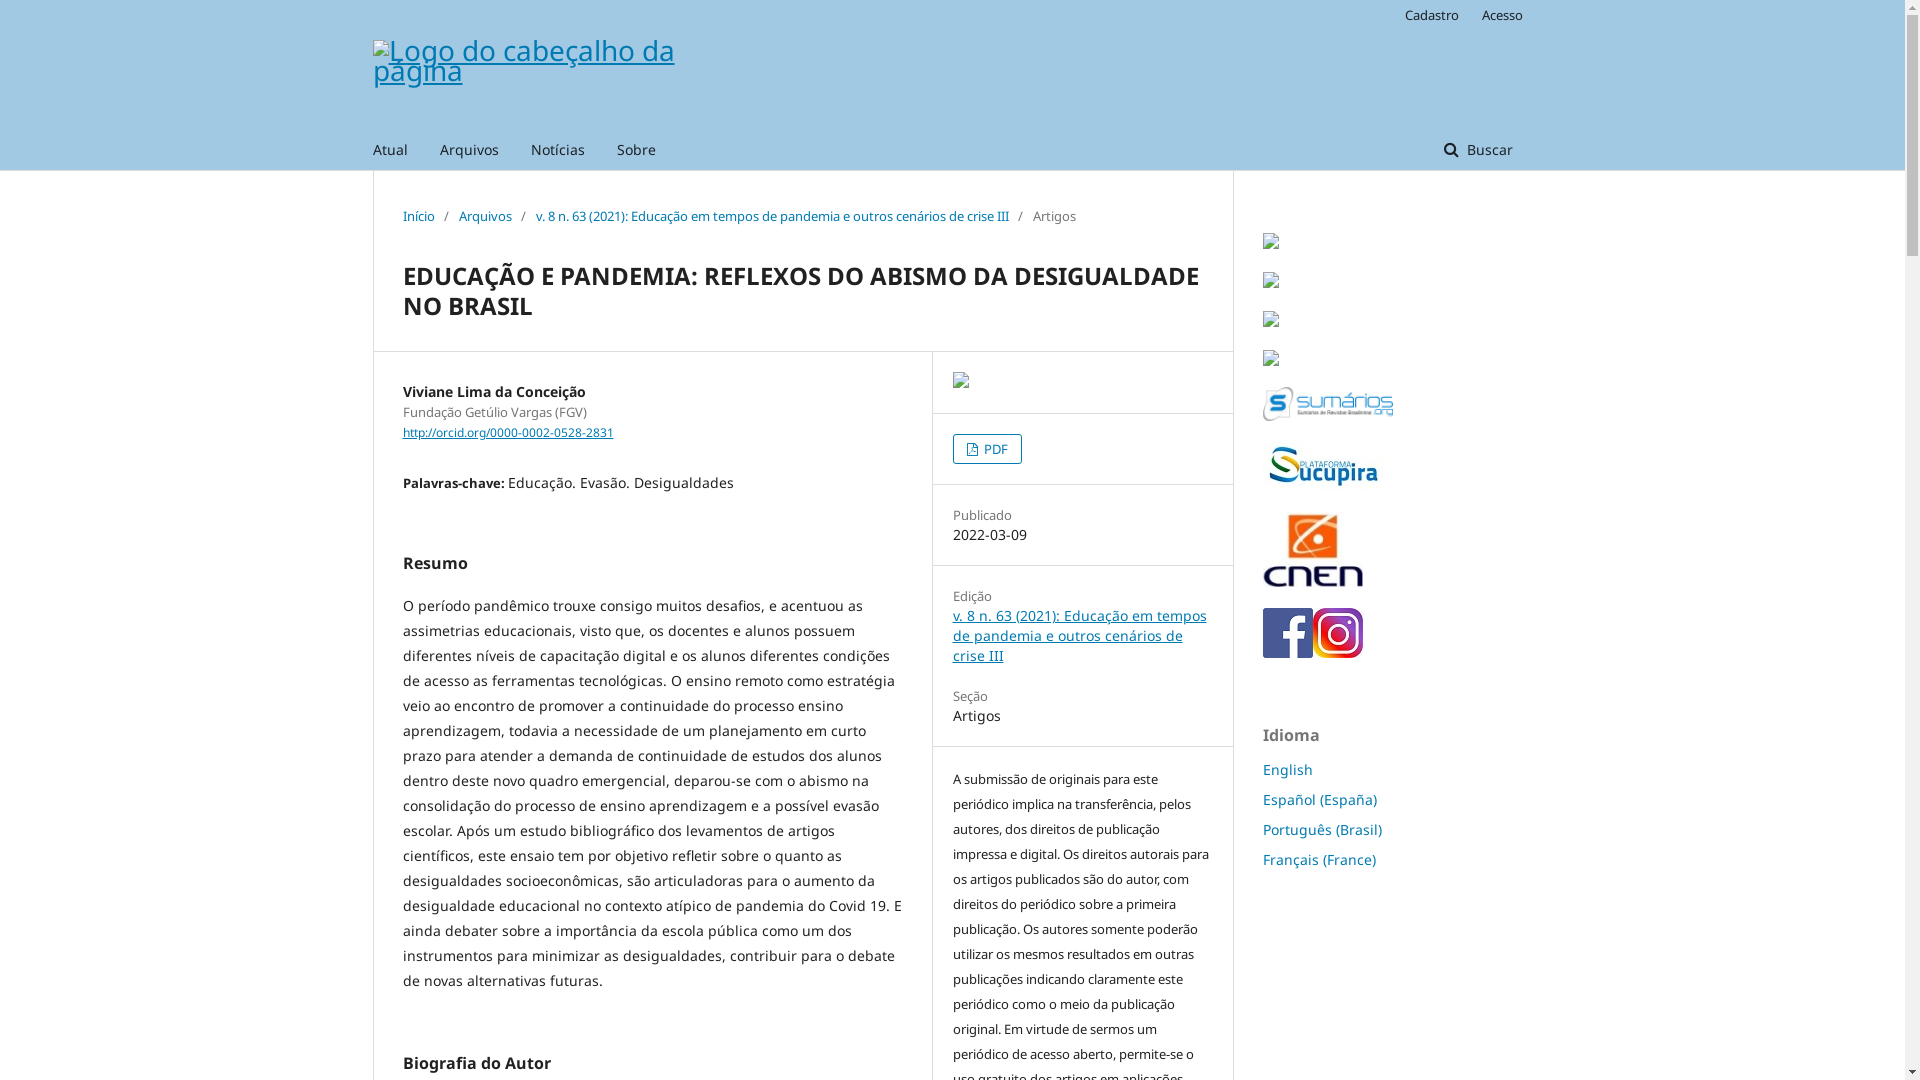  Describe the element at coordinates (1423, 149) in the screenshot. I see `'Buscar'` at that location.